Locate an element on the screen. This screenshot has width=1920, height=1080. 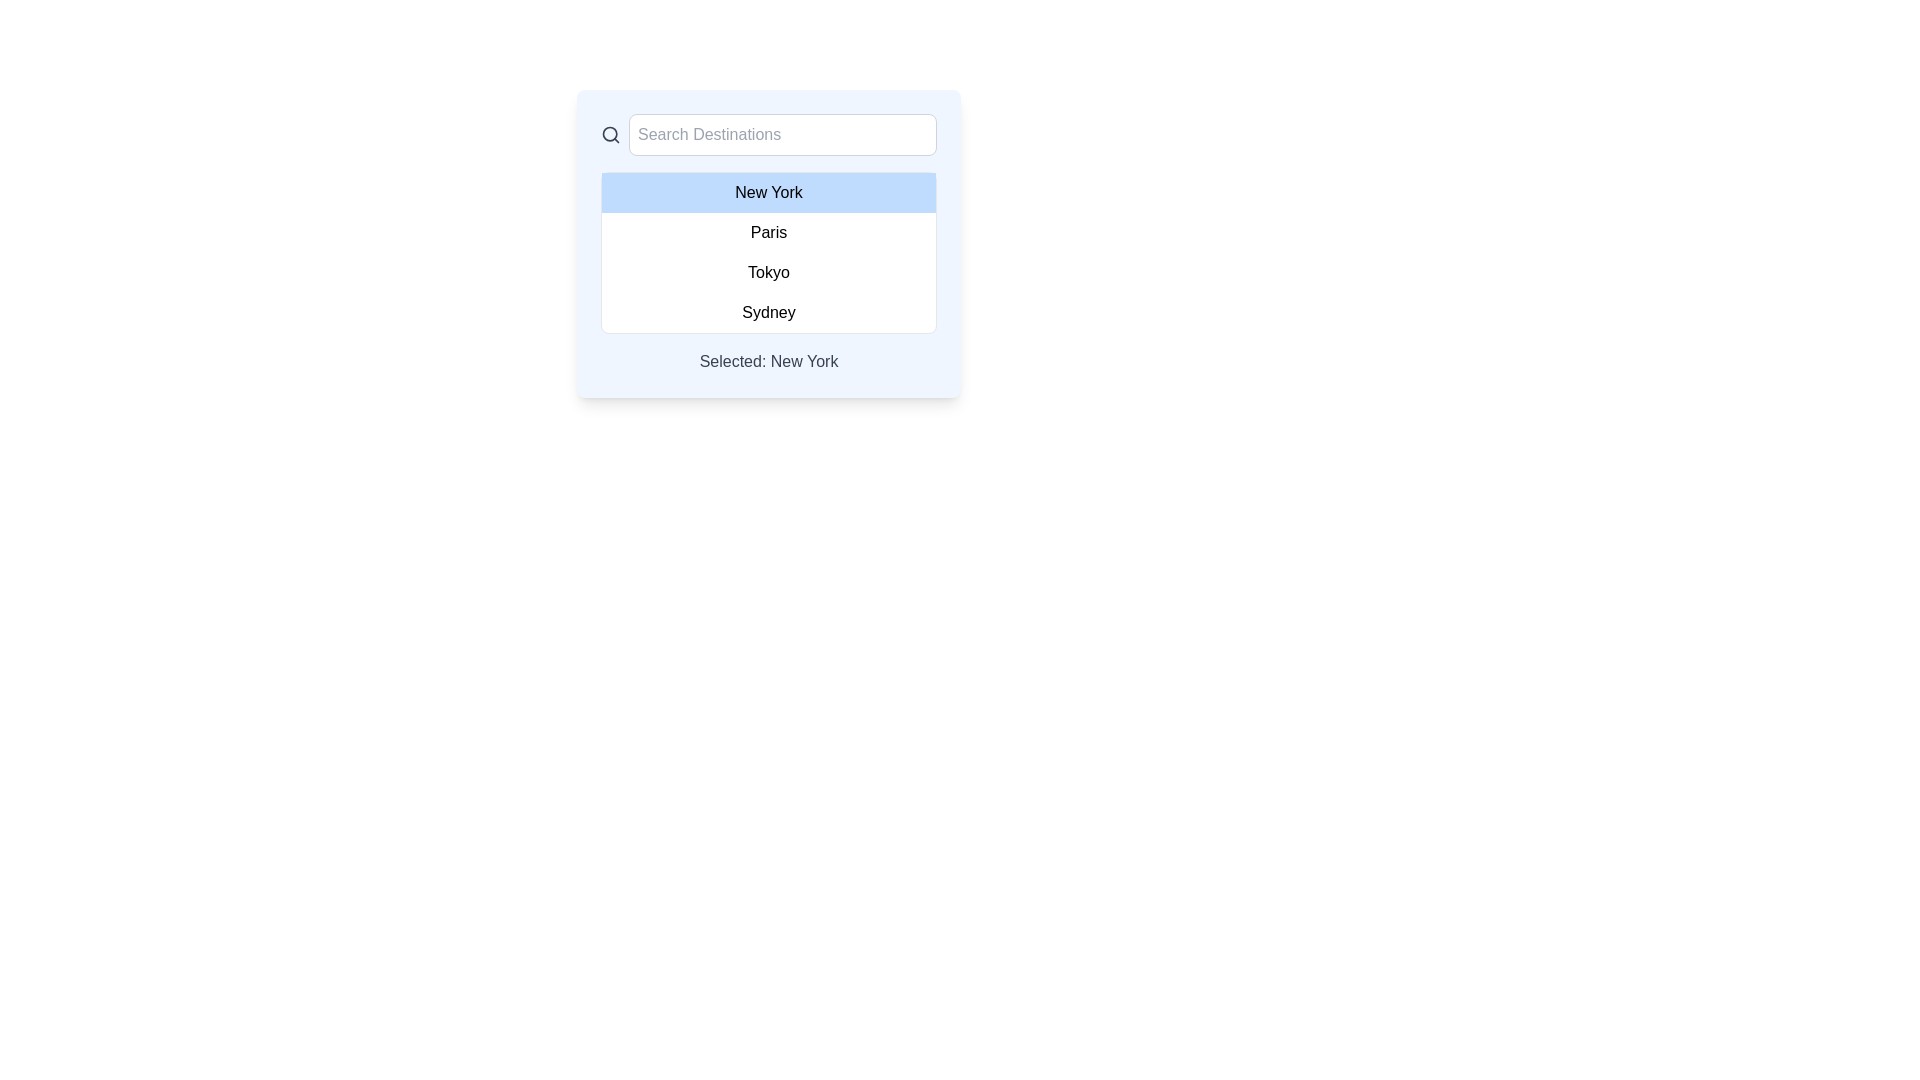
the selectable list item labeled 'Paris', which is styled with padding and has a hover effect that changes its background color to light blue is located at coordinates (767, 231).